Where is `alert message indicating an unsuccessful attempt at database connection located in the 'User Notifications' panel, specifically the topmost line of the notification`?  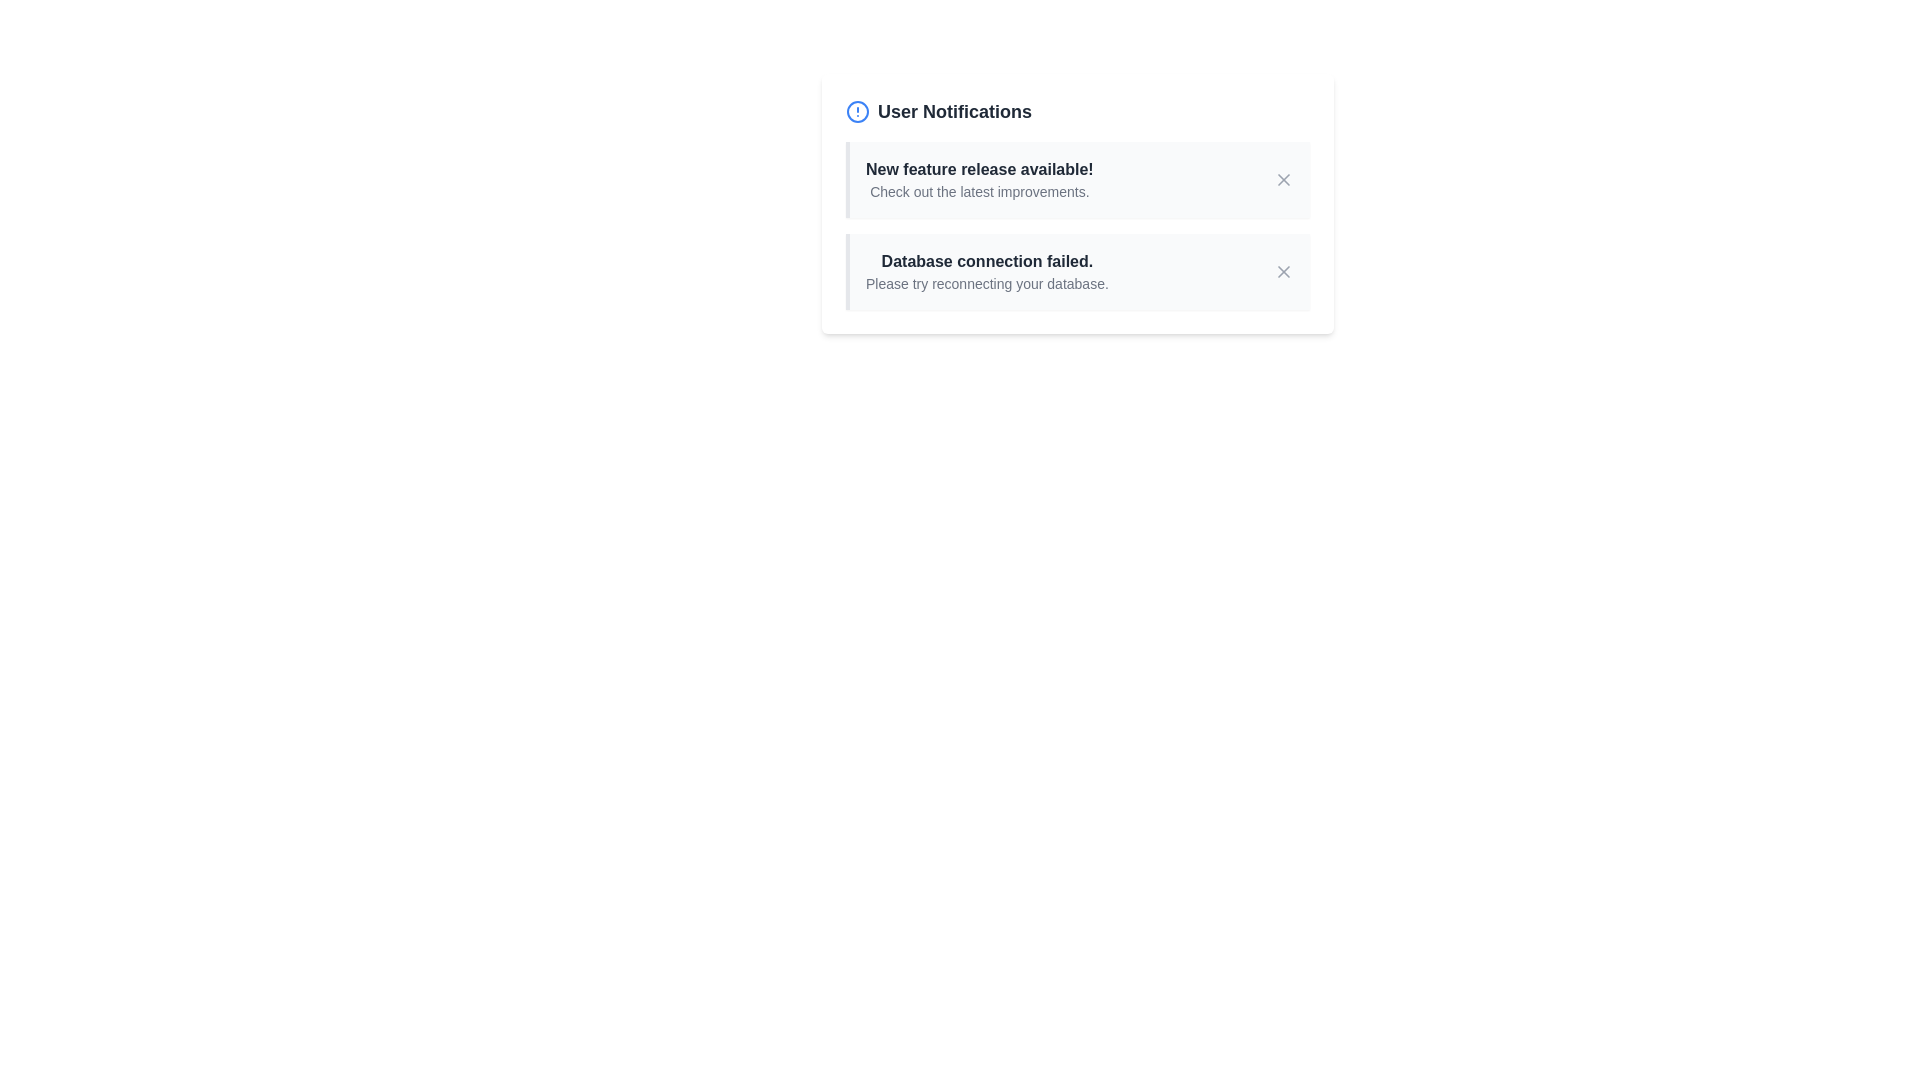
alert message indicating an unsuccessful attempt at database connection located in the 'User Notifications' panel, specifically the topmost line of the notification is located at coordinates (987, 261).